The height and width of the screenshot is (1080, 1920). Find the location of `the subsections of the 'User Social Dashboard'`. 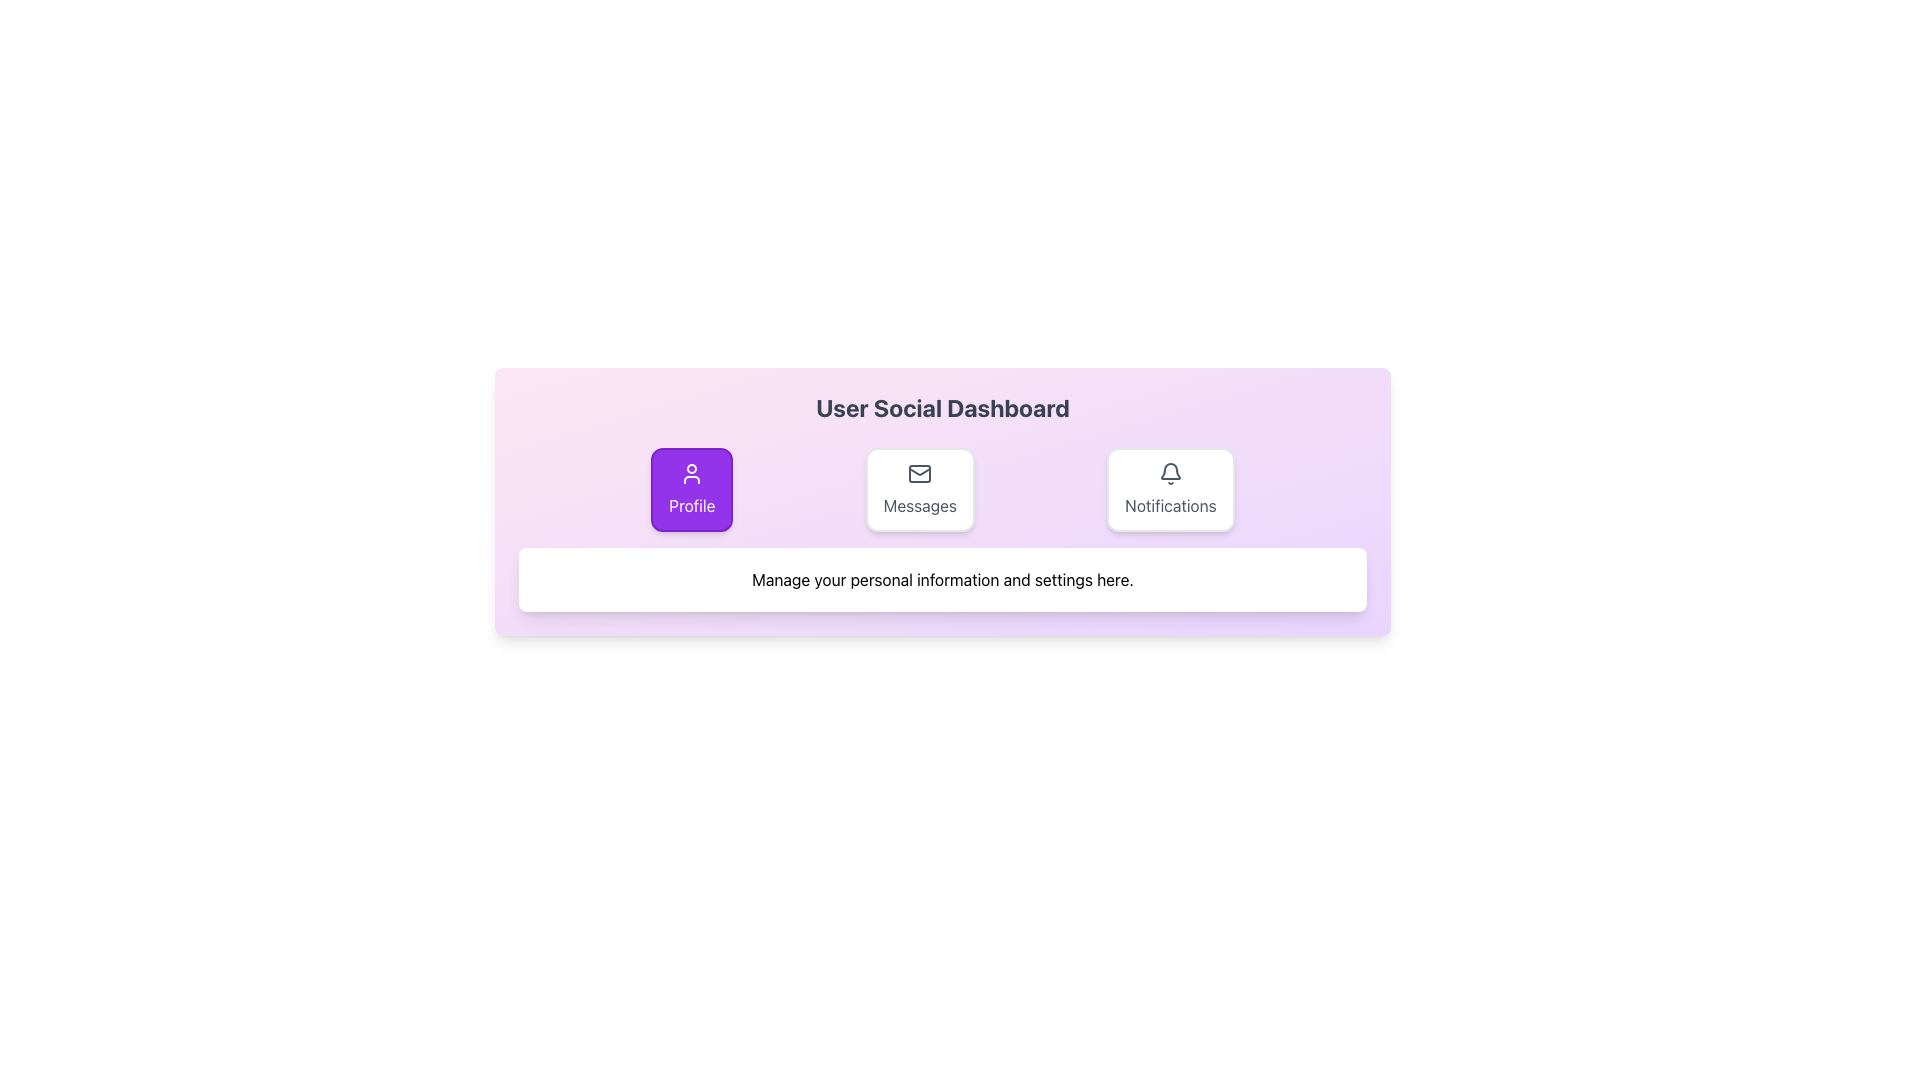

the subsections of the 'User Social Dashboard' is located at coordinates (941, 500).